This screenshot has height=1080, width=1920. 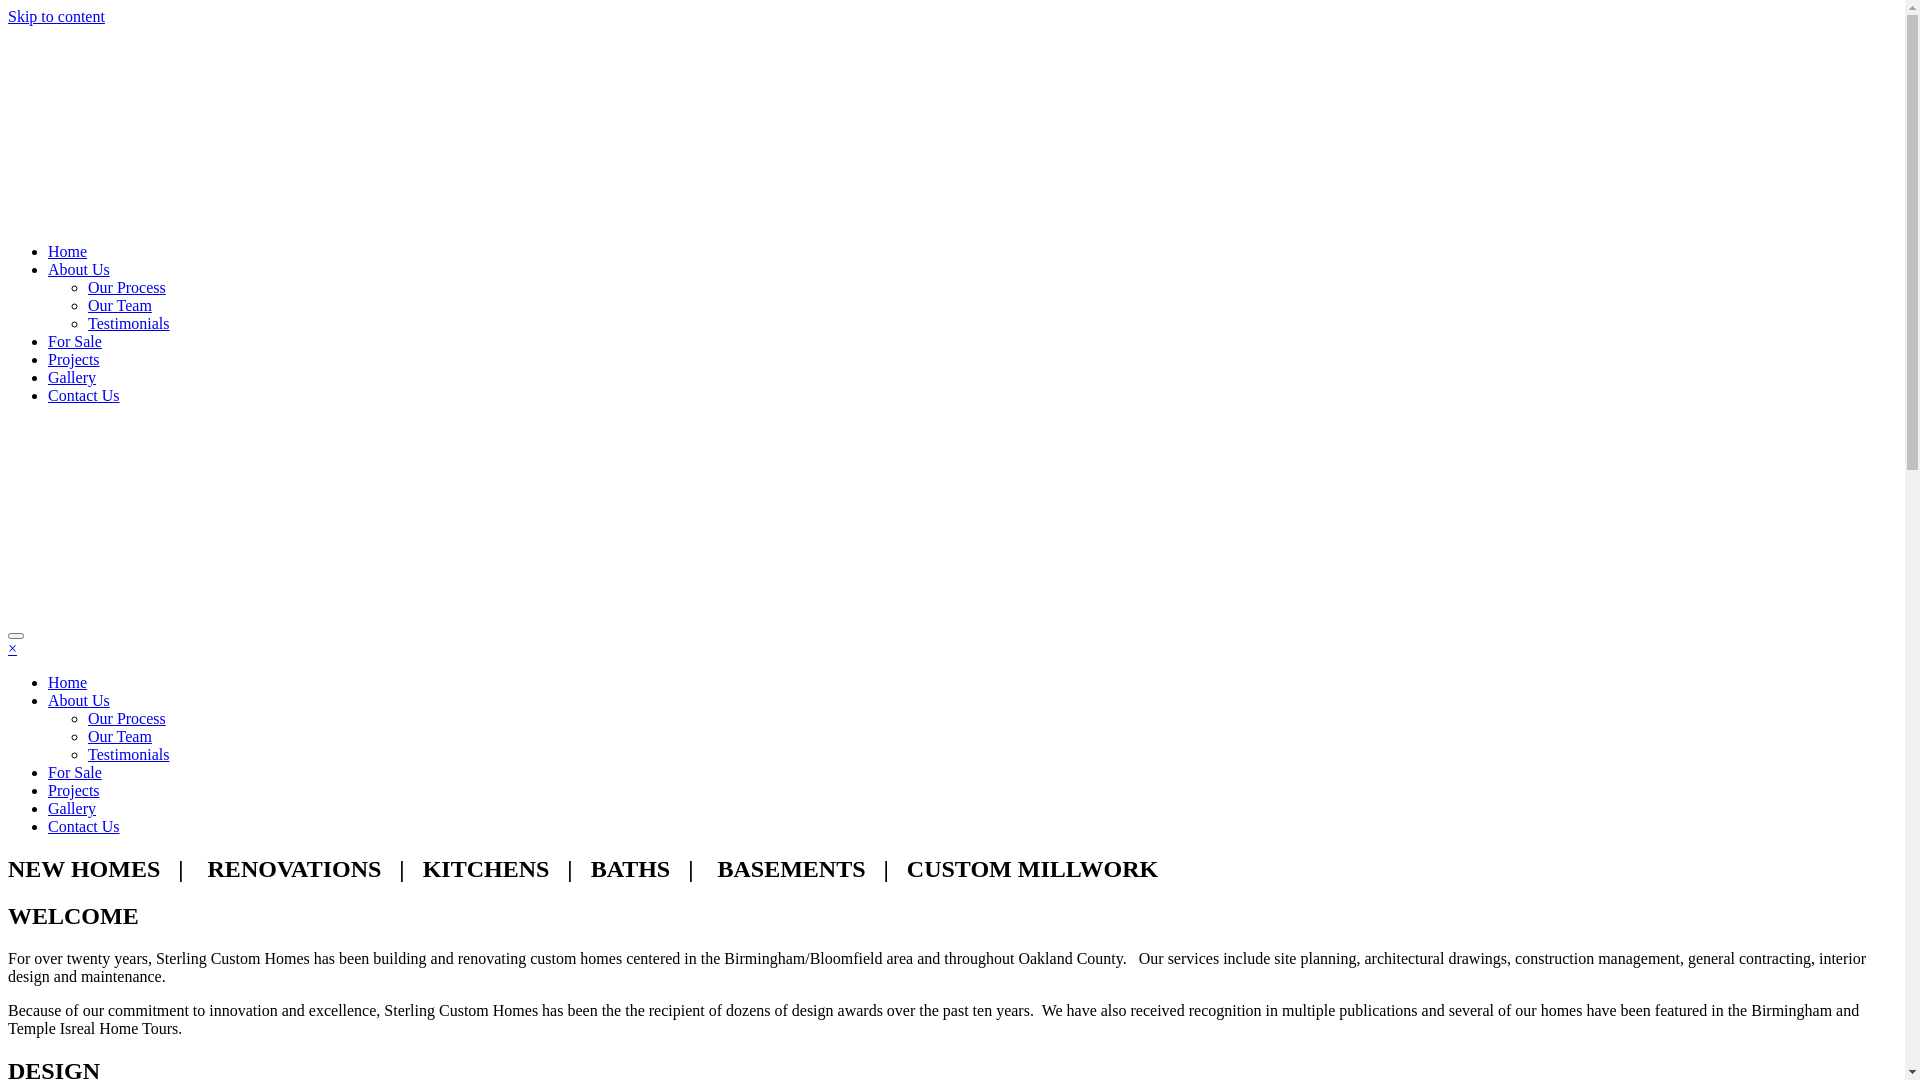 What do you see at coordinates (128, 754) in the screenshot?
I see `'Testimonials'` at bounding box center [128, 754].